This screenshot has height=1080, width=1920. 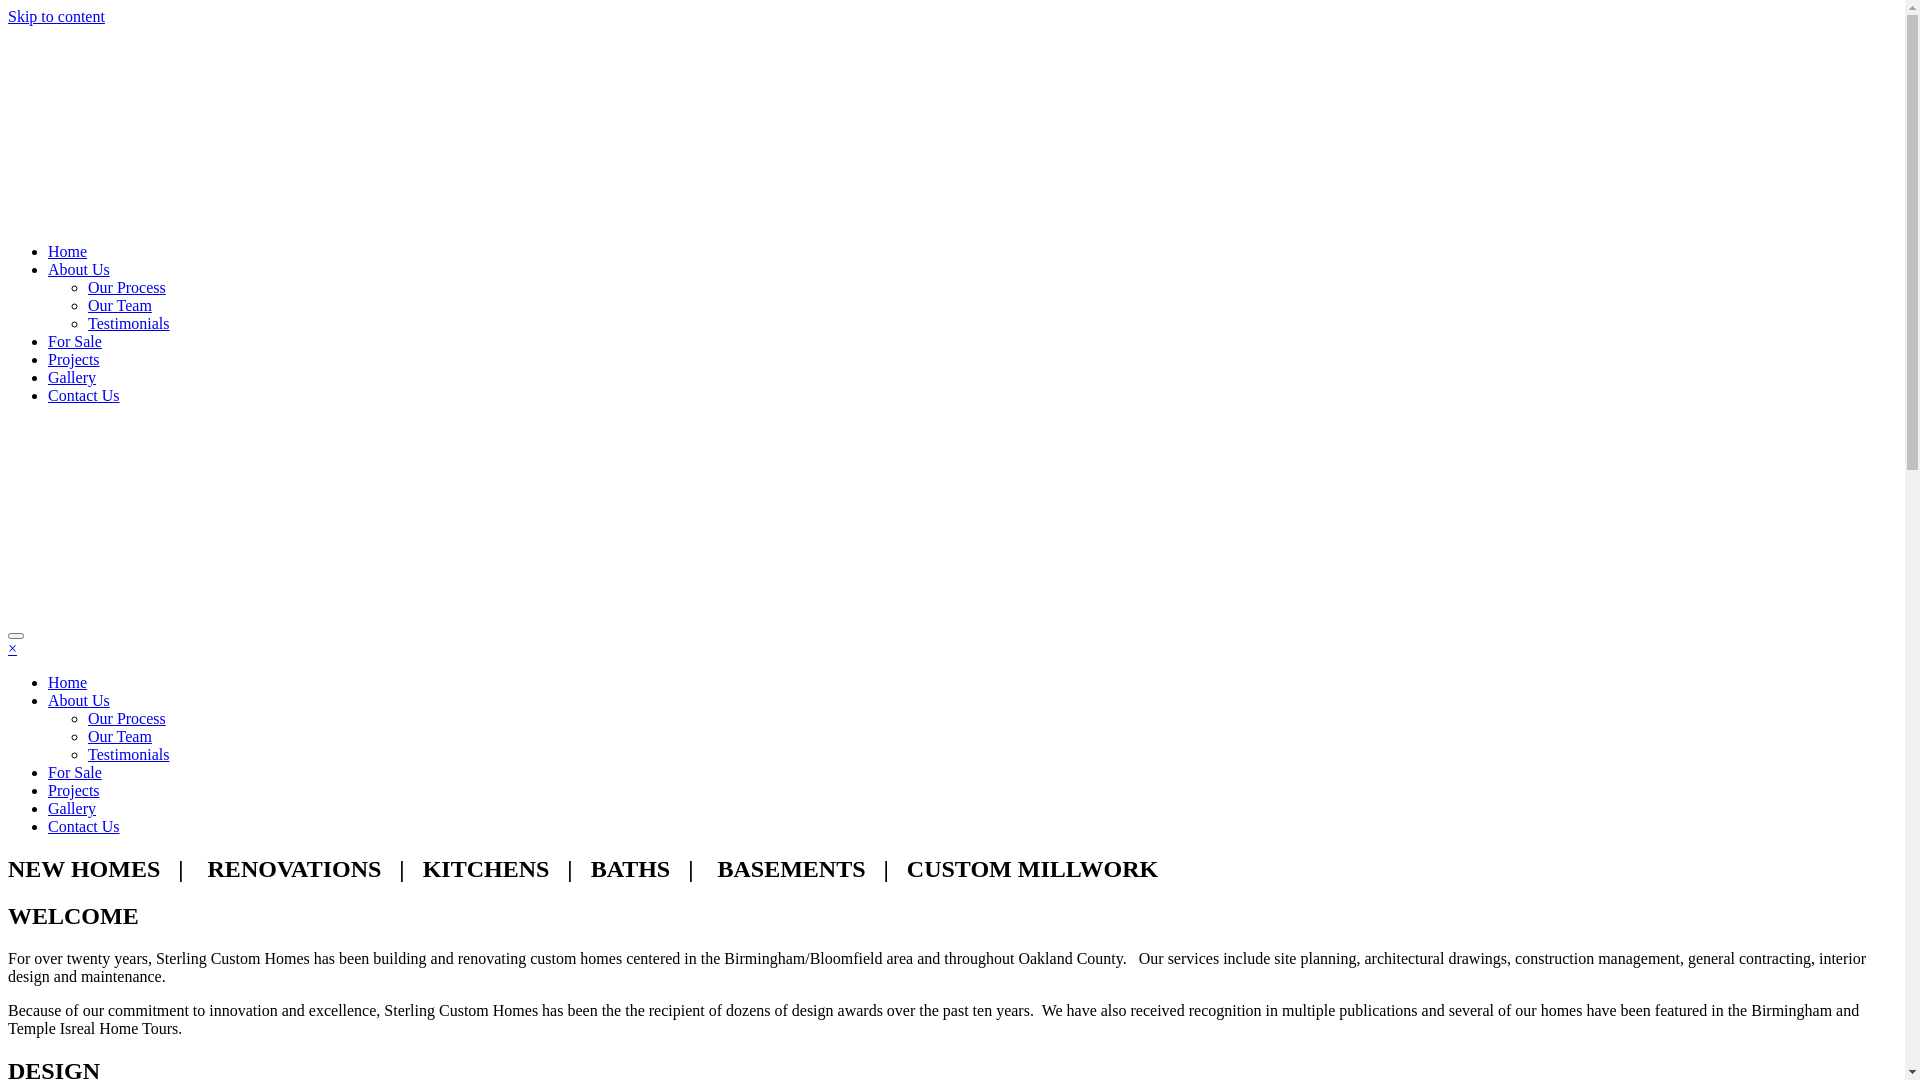 What do you see at coordinates (128, 754) in the screenshot?
I see `'Testimonials'` at bounding box center [128, 754].